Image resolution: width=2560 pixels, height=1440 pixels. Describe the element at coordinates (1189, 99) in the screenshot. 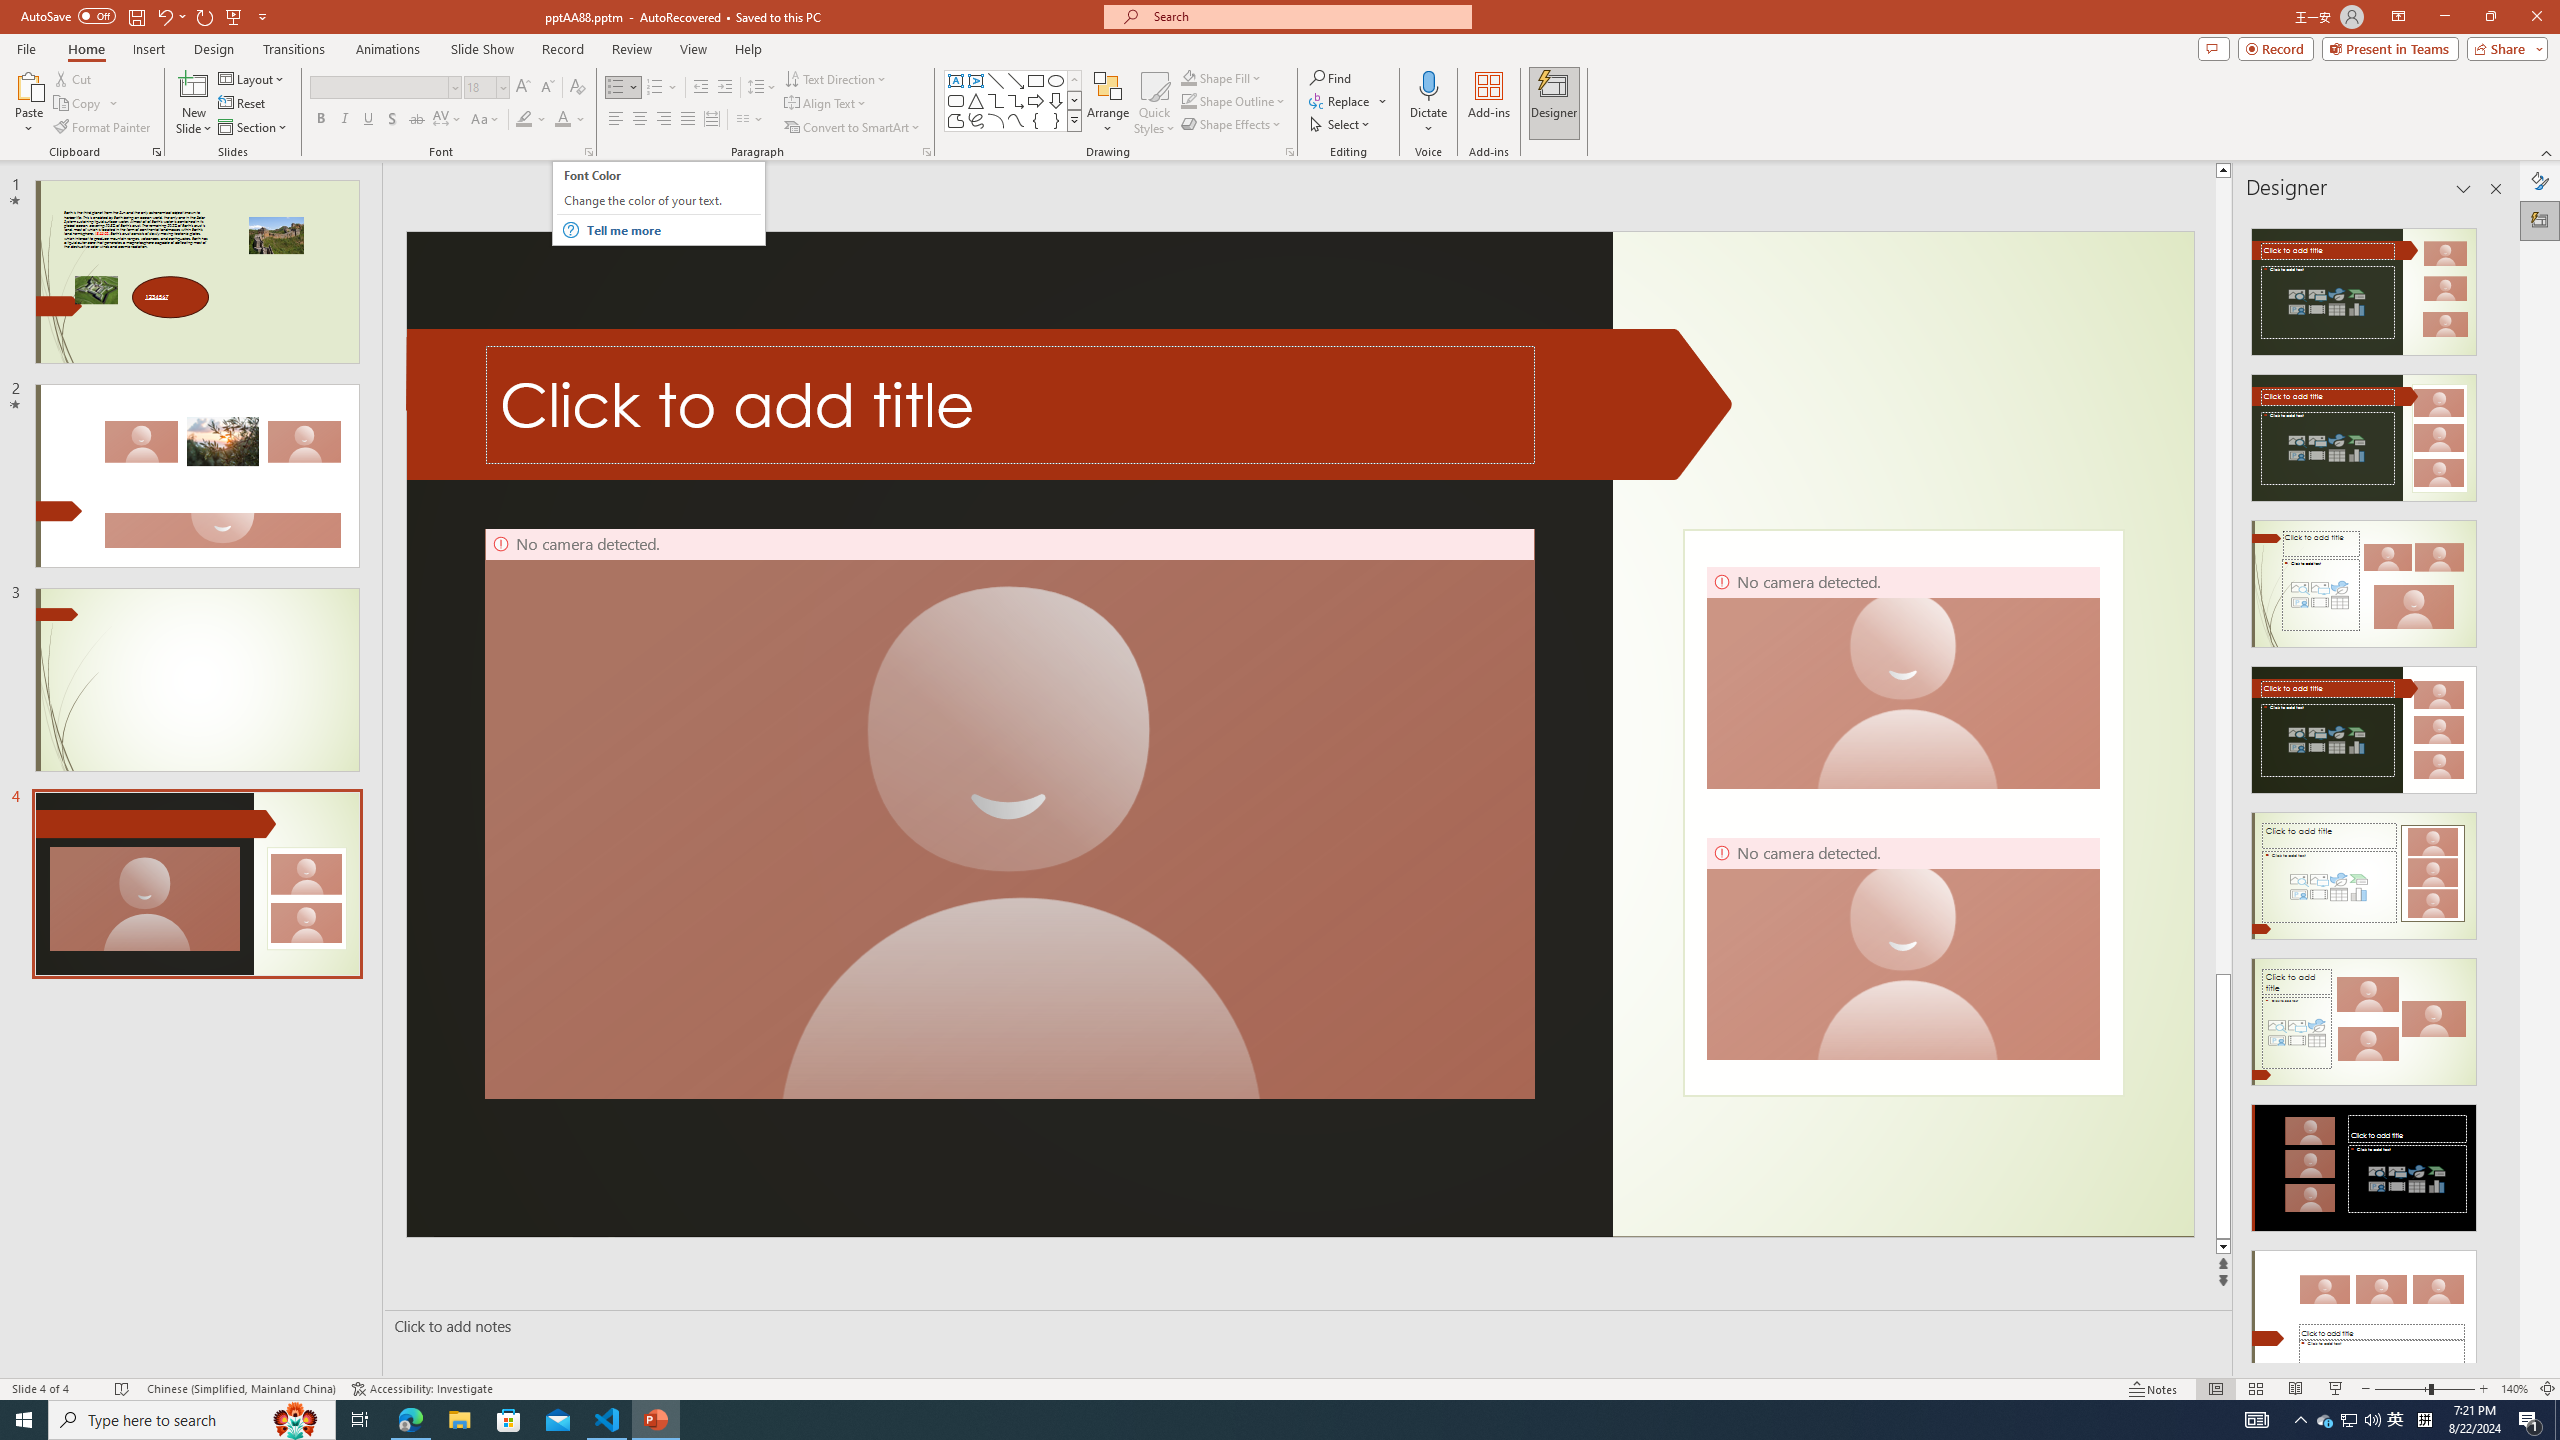

I see `'Shape Outline Teal, Accent 1'` at that location.